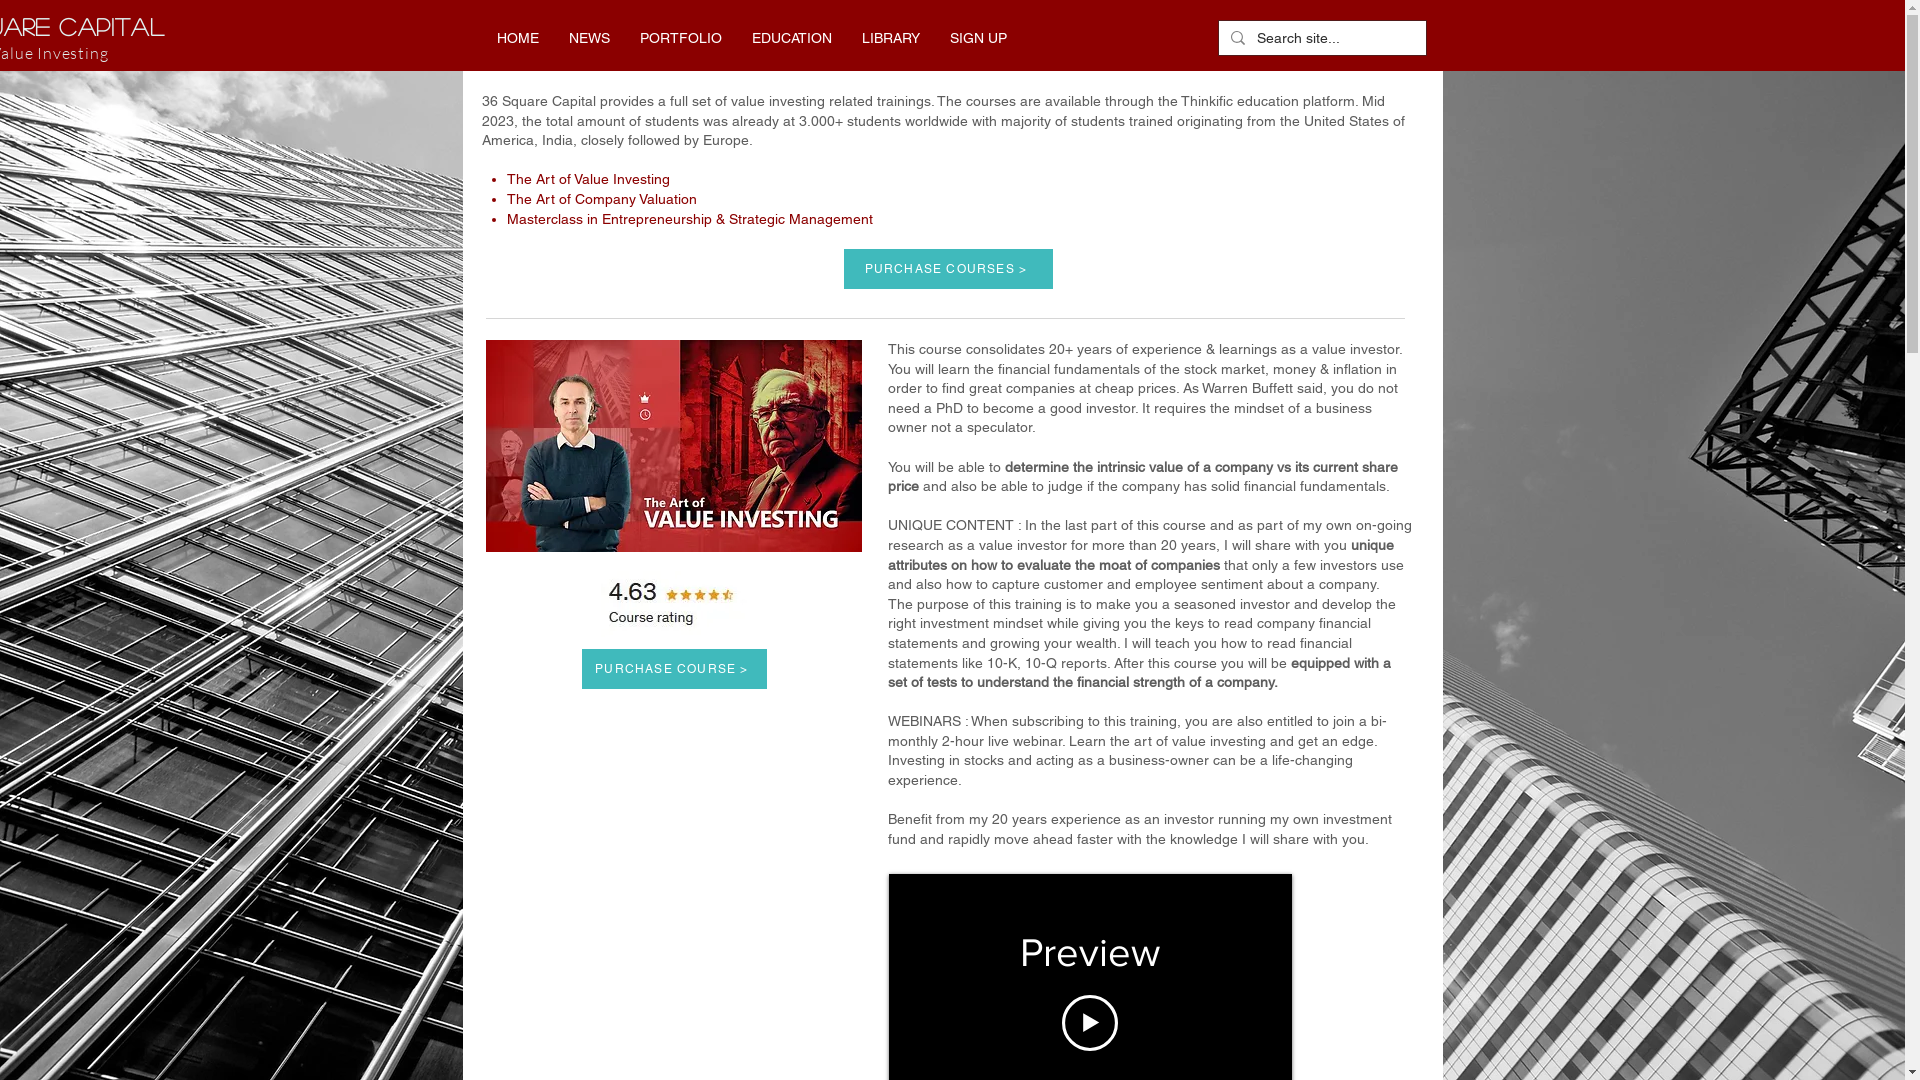 The image size is (1920, 1080). I want to click on 'The Art of Company Valuation', so click(600, 199).